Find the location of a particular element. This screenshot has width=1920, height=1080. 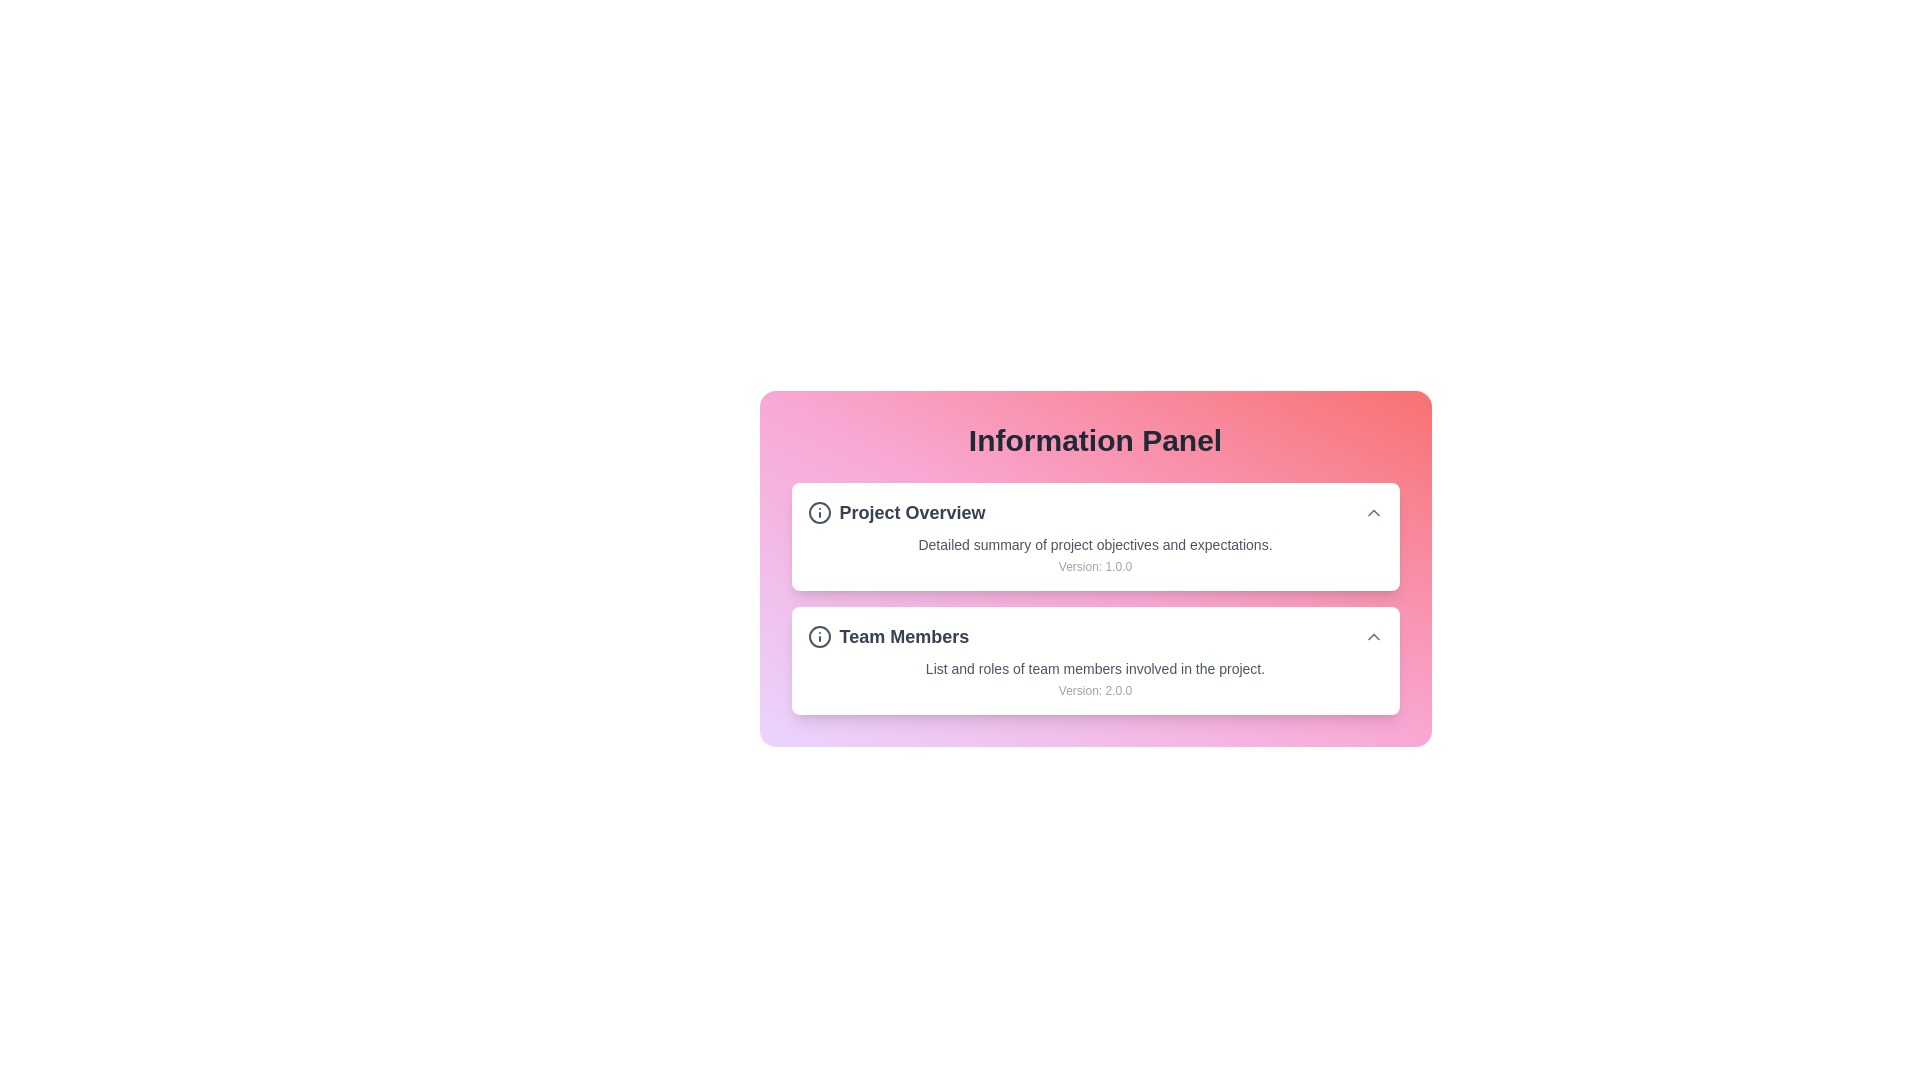

the informational icon located to the left of the 'Project Overview' header, which signifies the content's nature is located at coordinates (819, 512).